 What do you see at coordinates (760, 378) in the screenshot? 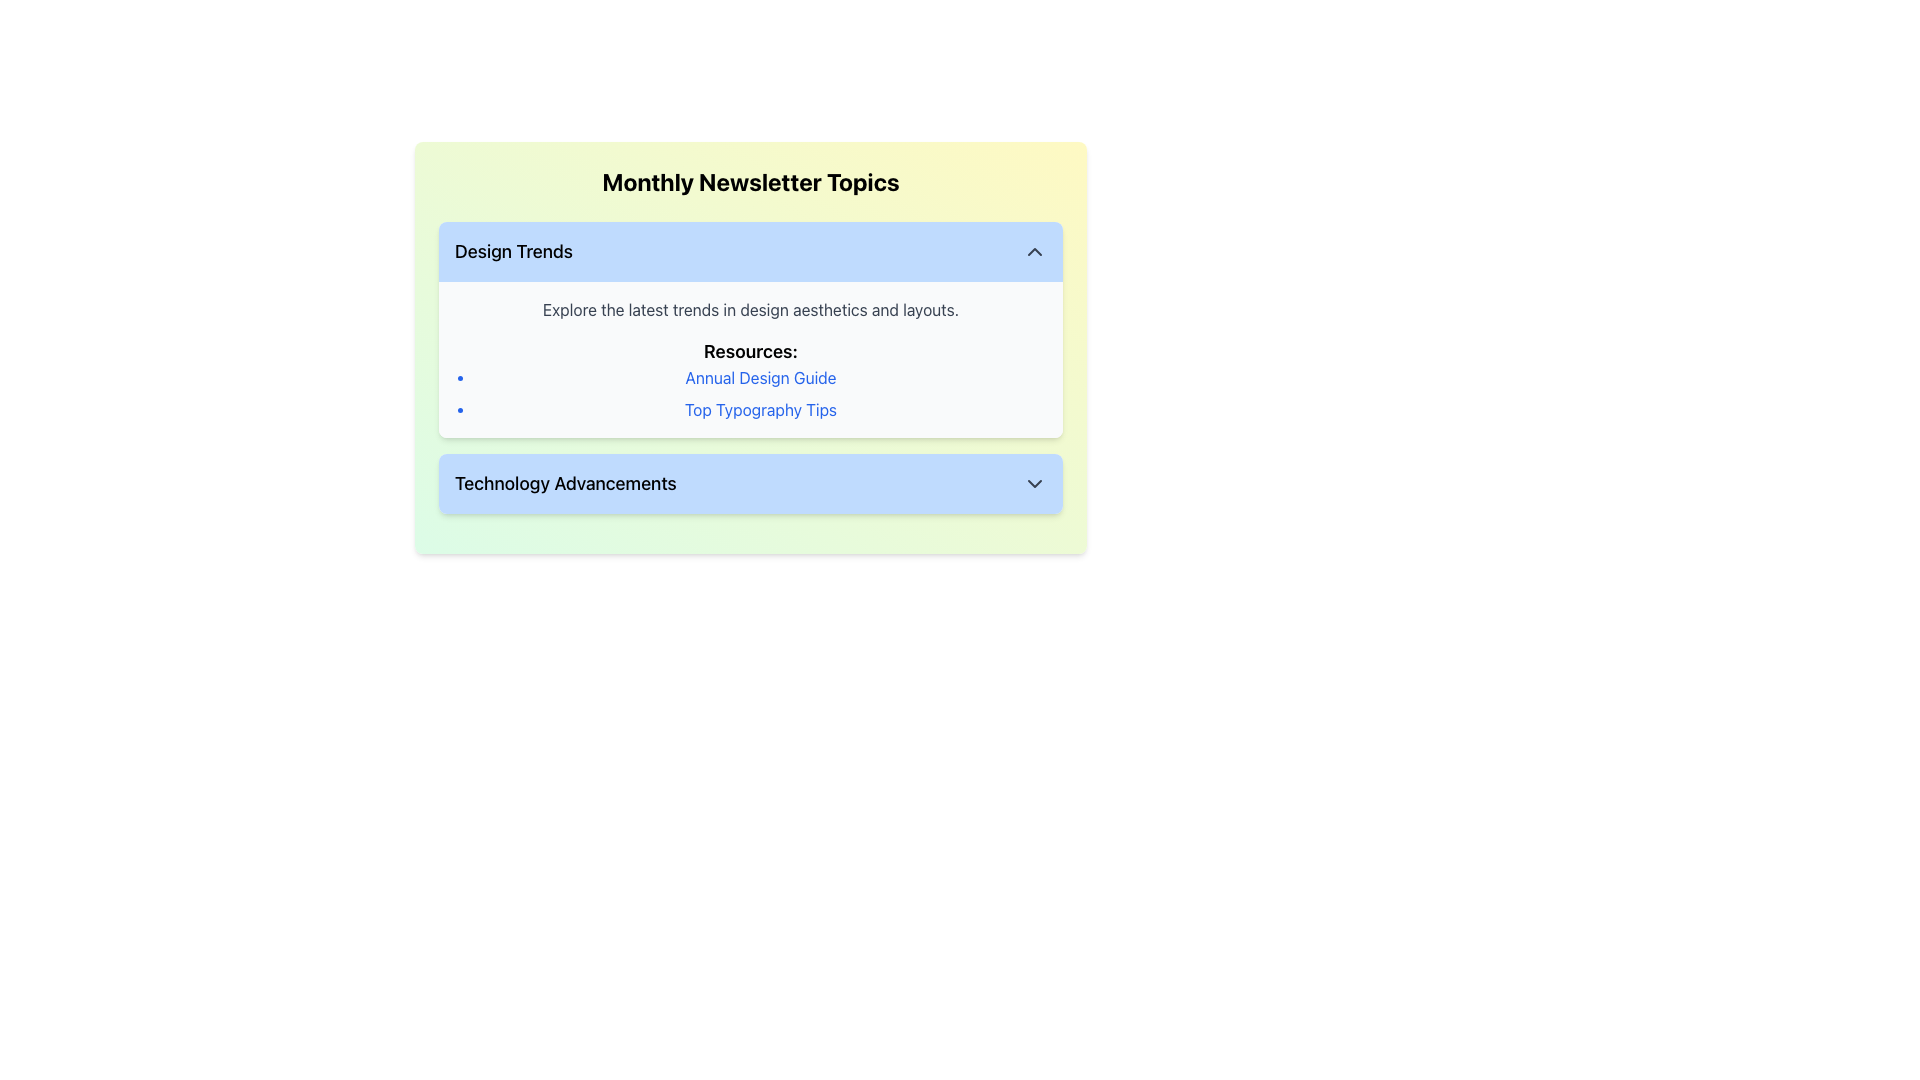
I see `the 'Annual Design Guide' text link to observe the hover effects, which is the first item in the 'Resources' list under the 'Design Trends' section` at bounding box center [760, 378].